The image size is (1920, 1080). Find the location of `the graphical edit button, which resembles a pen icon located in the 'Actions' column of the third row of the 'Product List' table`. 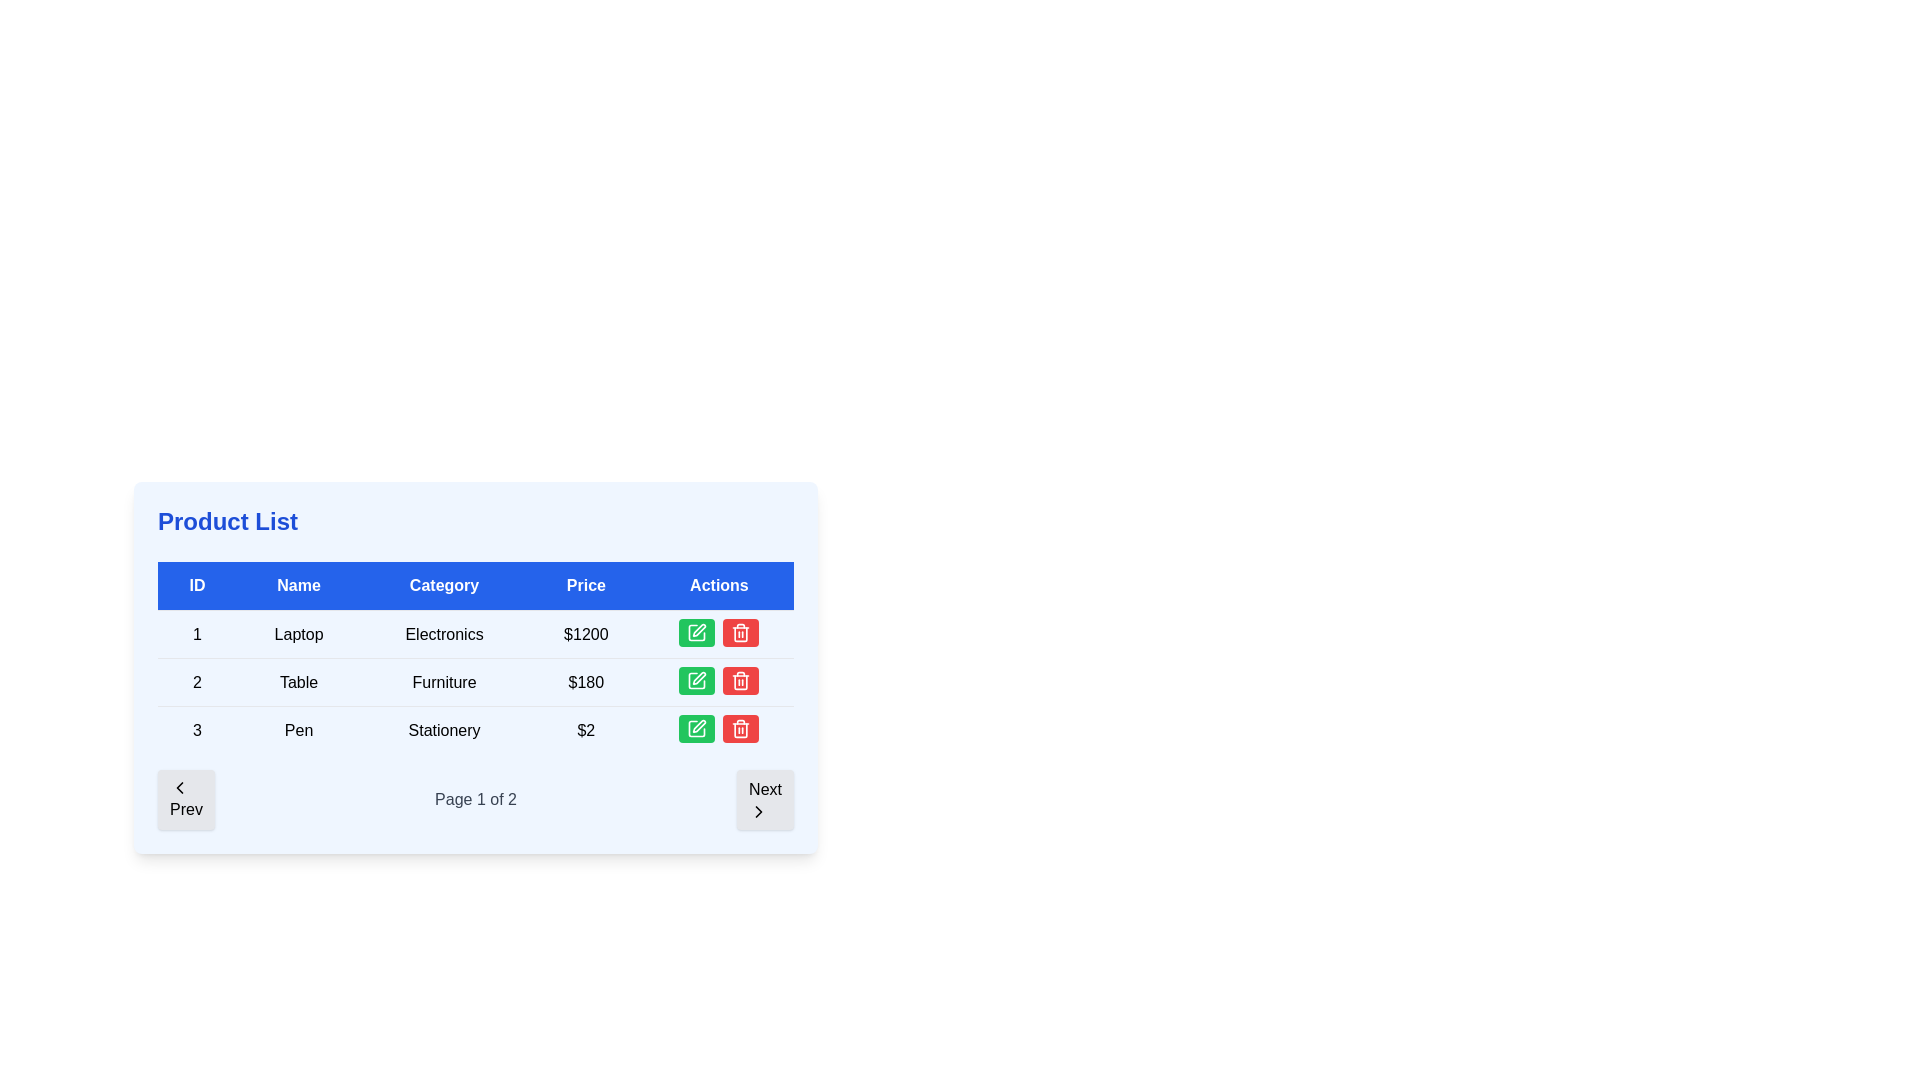

the graphical edit button, which resembles a pen icon located in the 'Actions' column of the third row of the 'Product List' table is located at coordinates (697, 729).